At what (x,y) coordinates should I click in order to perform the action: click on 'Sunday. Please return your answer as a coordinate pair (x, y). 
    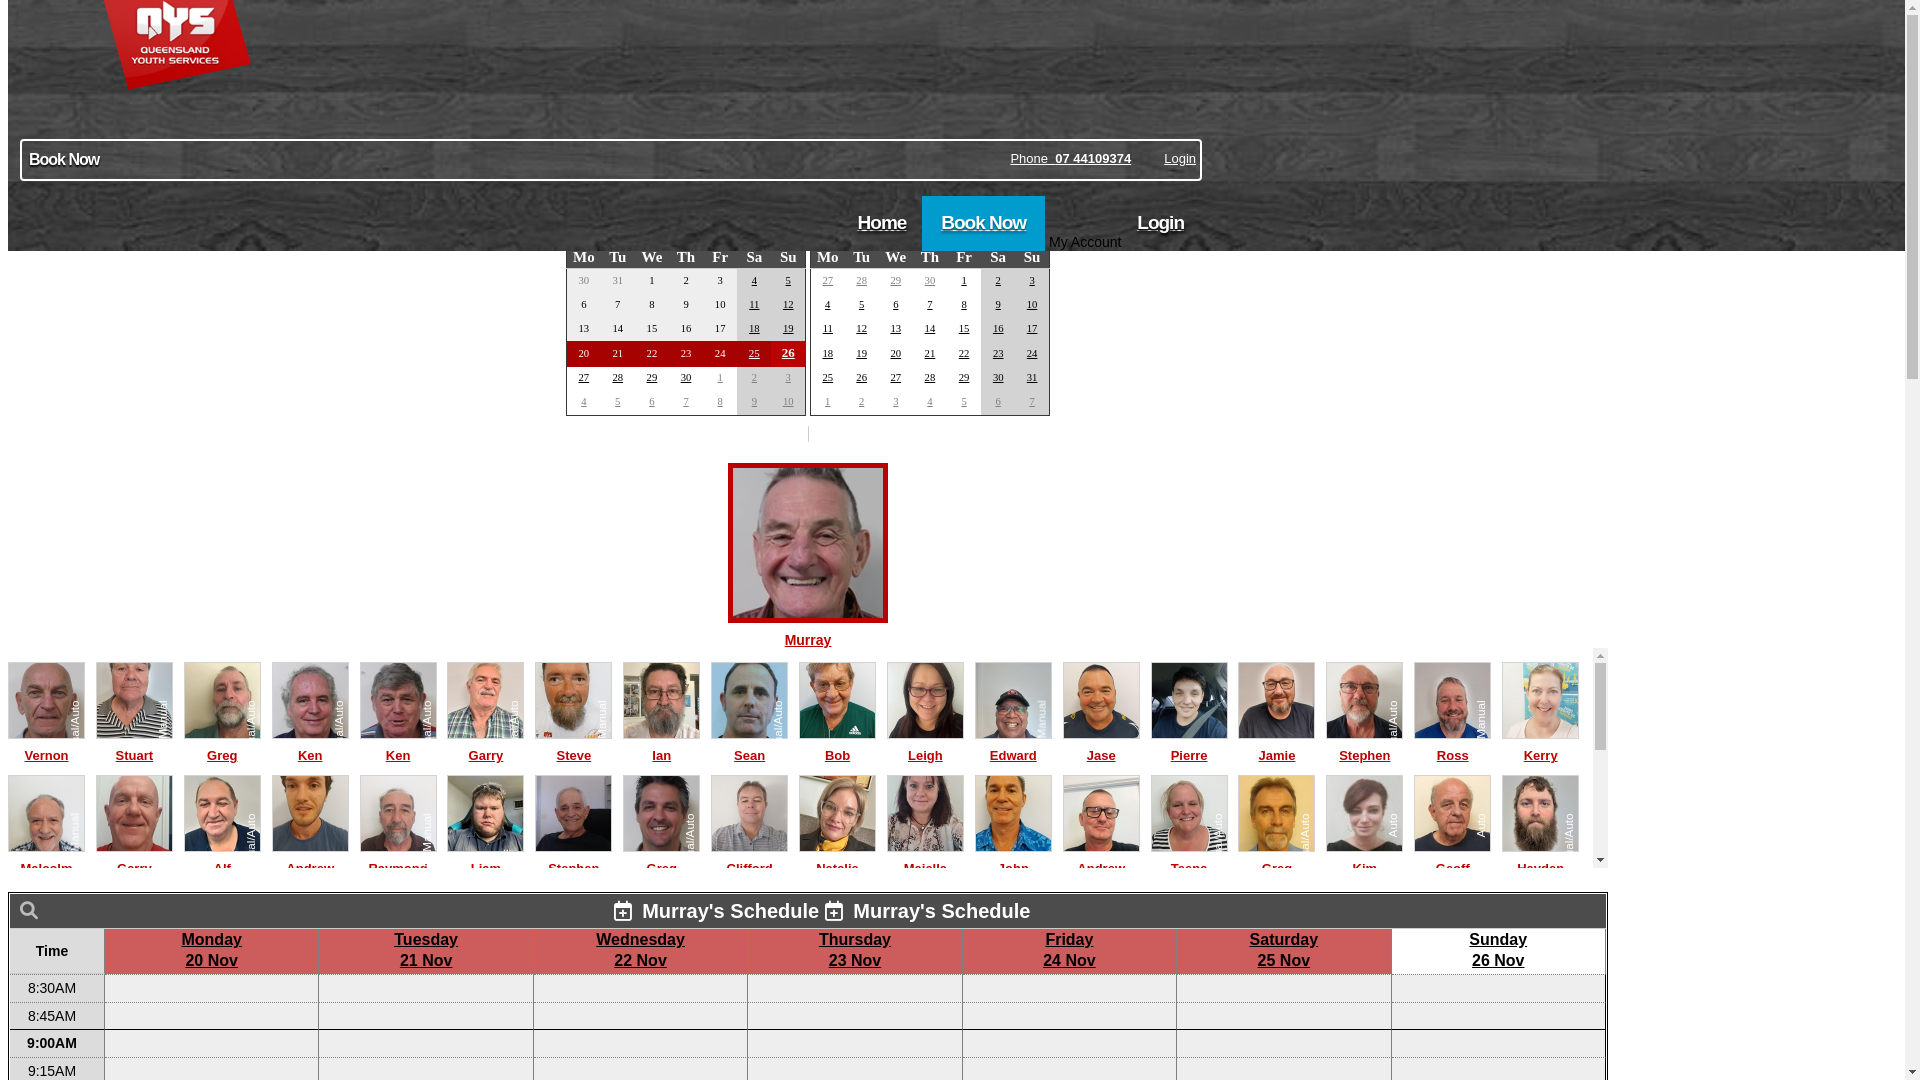
    Looking at the image, I should click on (1497, 948).